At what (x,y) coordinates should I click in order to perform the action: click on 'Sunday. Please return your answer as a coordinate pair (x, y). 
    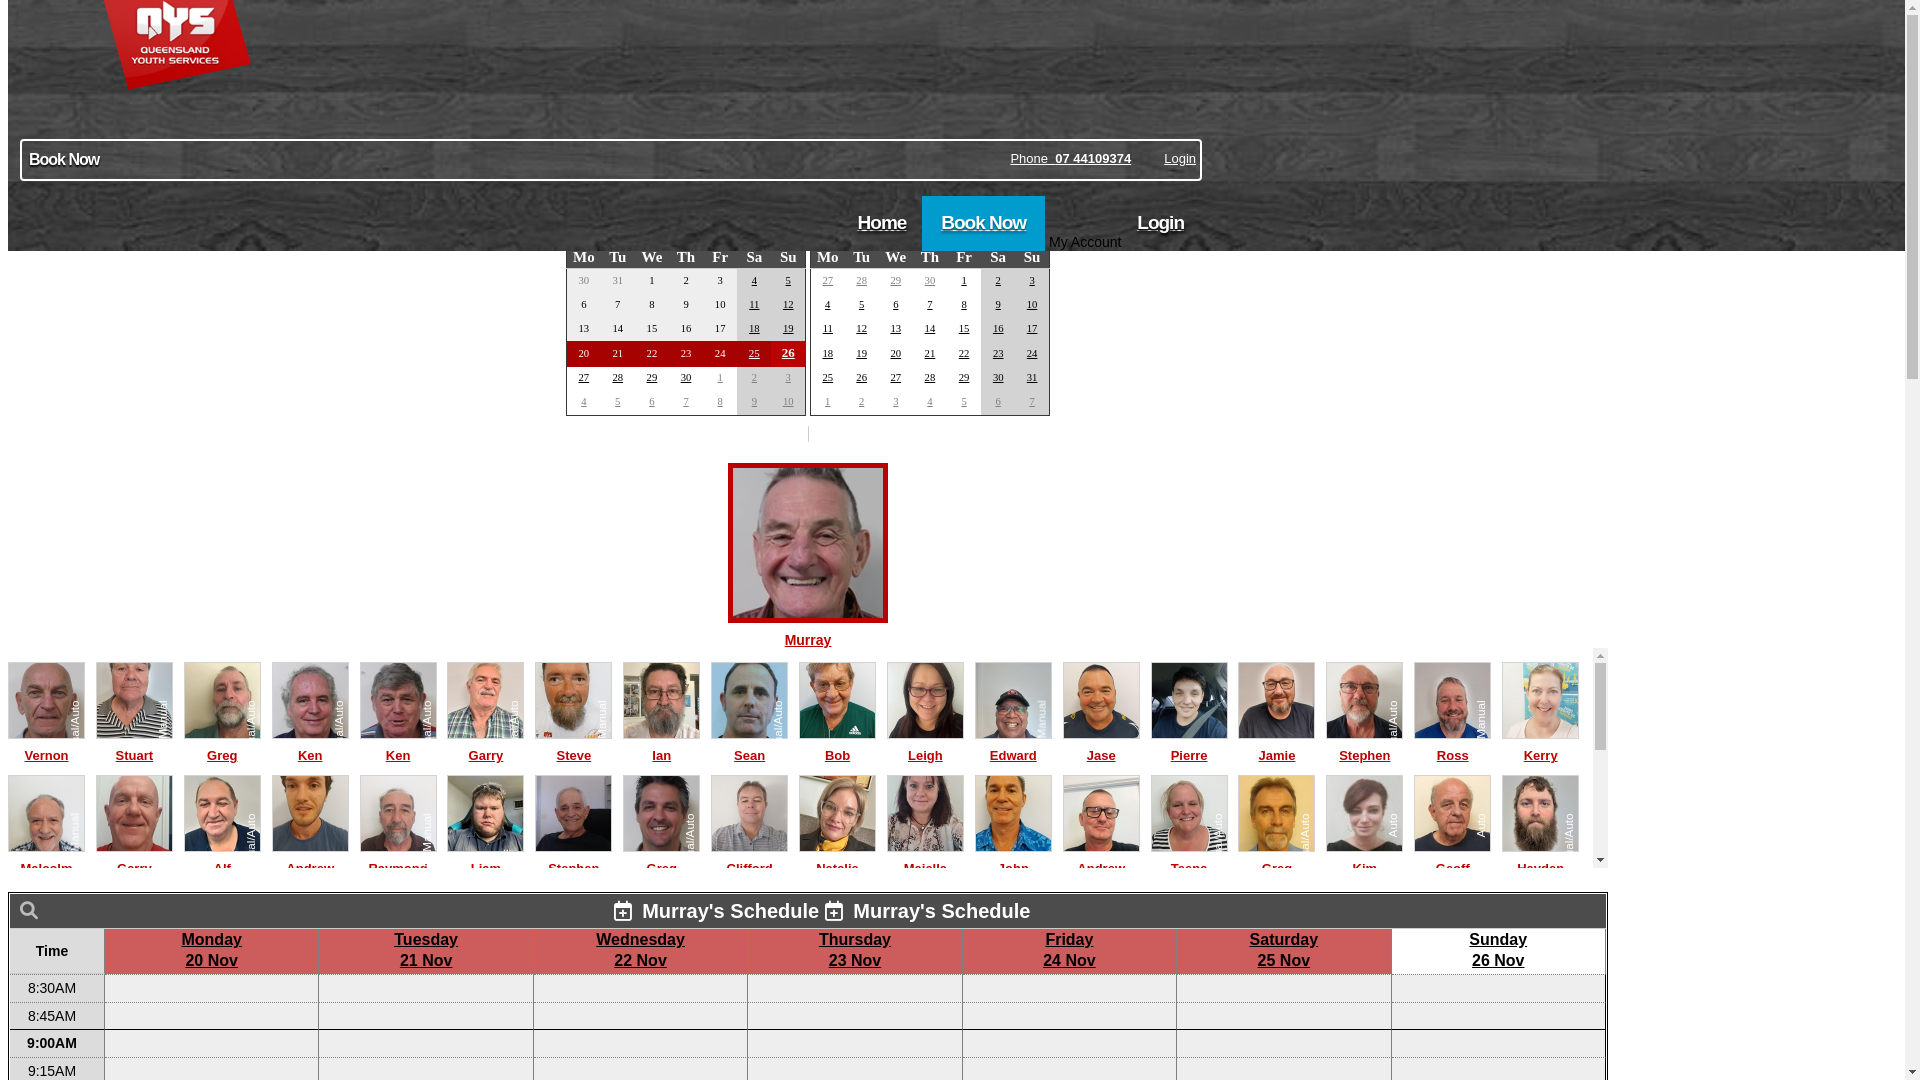
    Looking at the image, I should click on (1497, 948).